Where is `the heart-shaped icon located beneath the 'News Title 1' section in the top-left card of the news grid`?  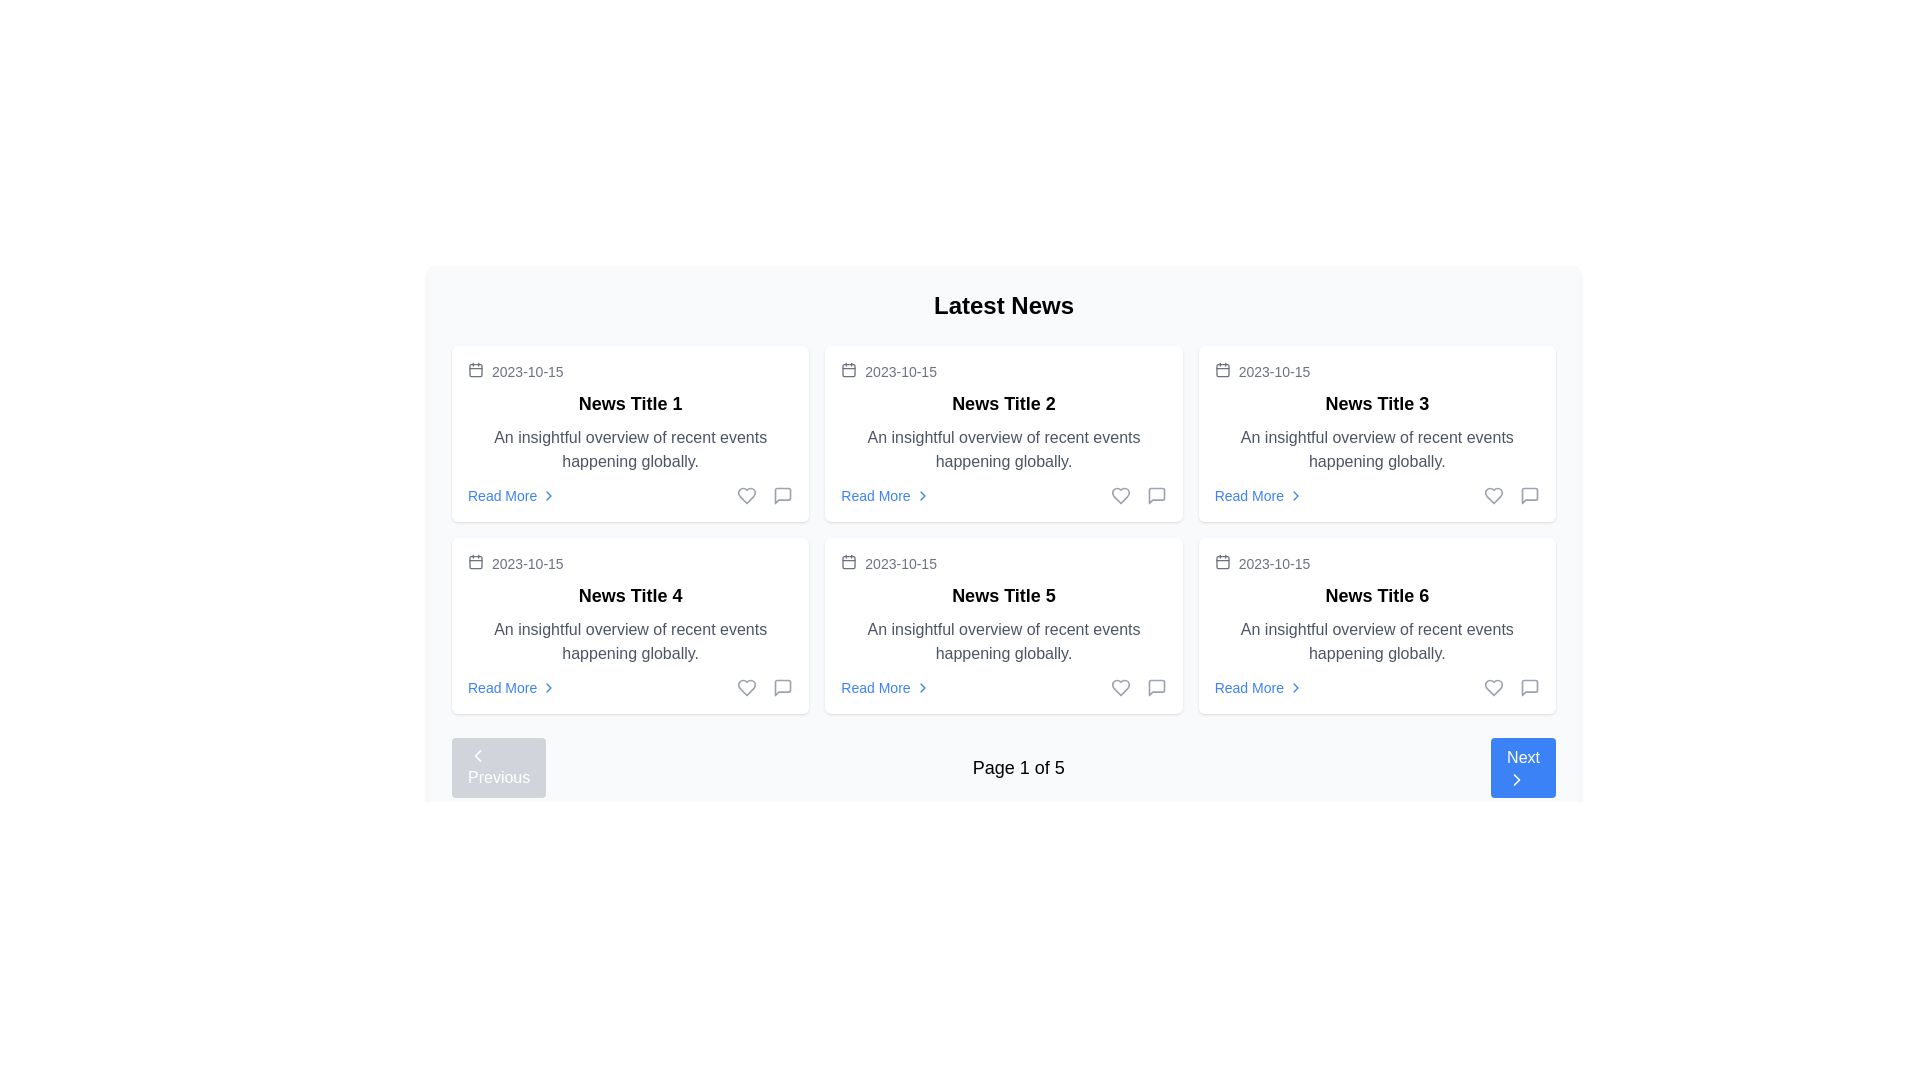
the heart-shaped icon located beneath the 'News Title 1' section in the top-left card of the news grid is located at coordinates (746, 495).